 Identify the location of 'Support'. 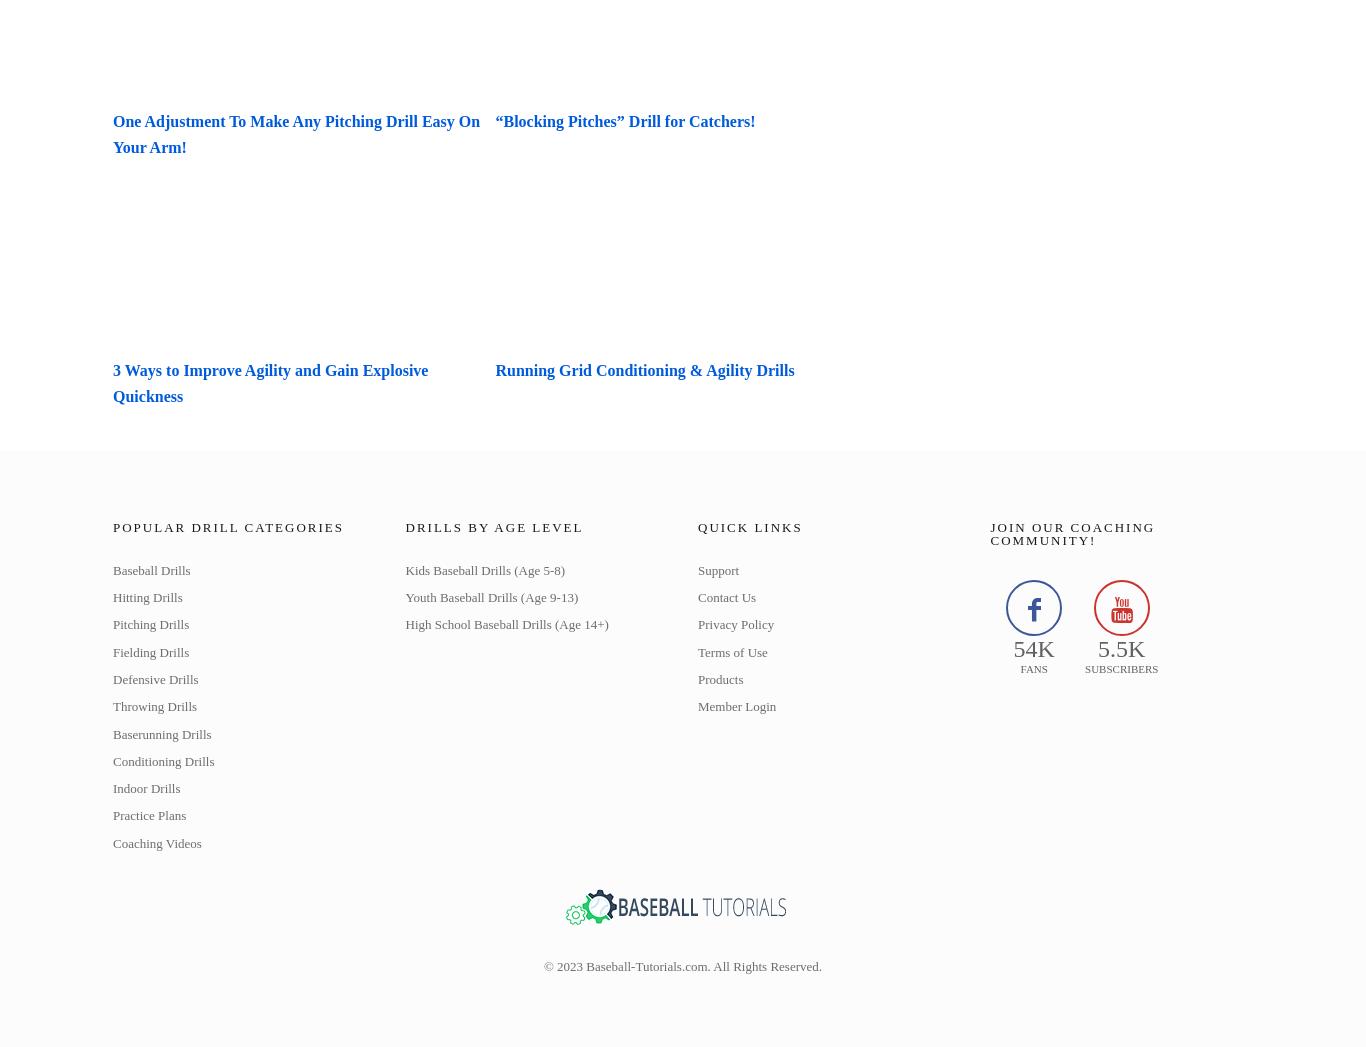
(718, 569).